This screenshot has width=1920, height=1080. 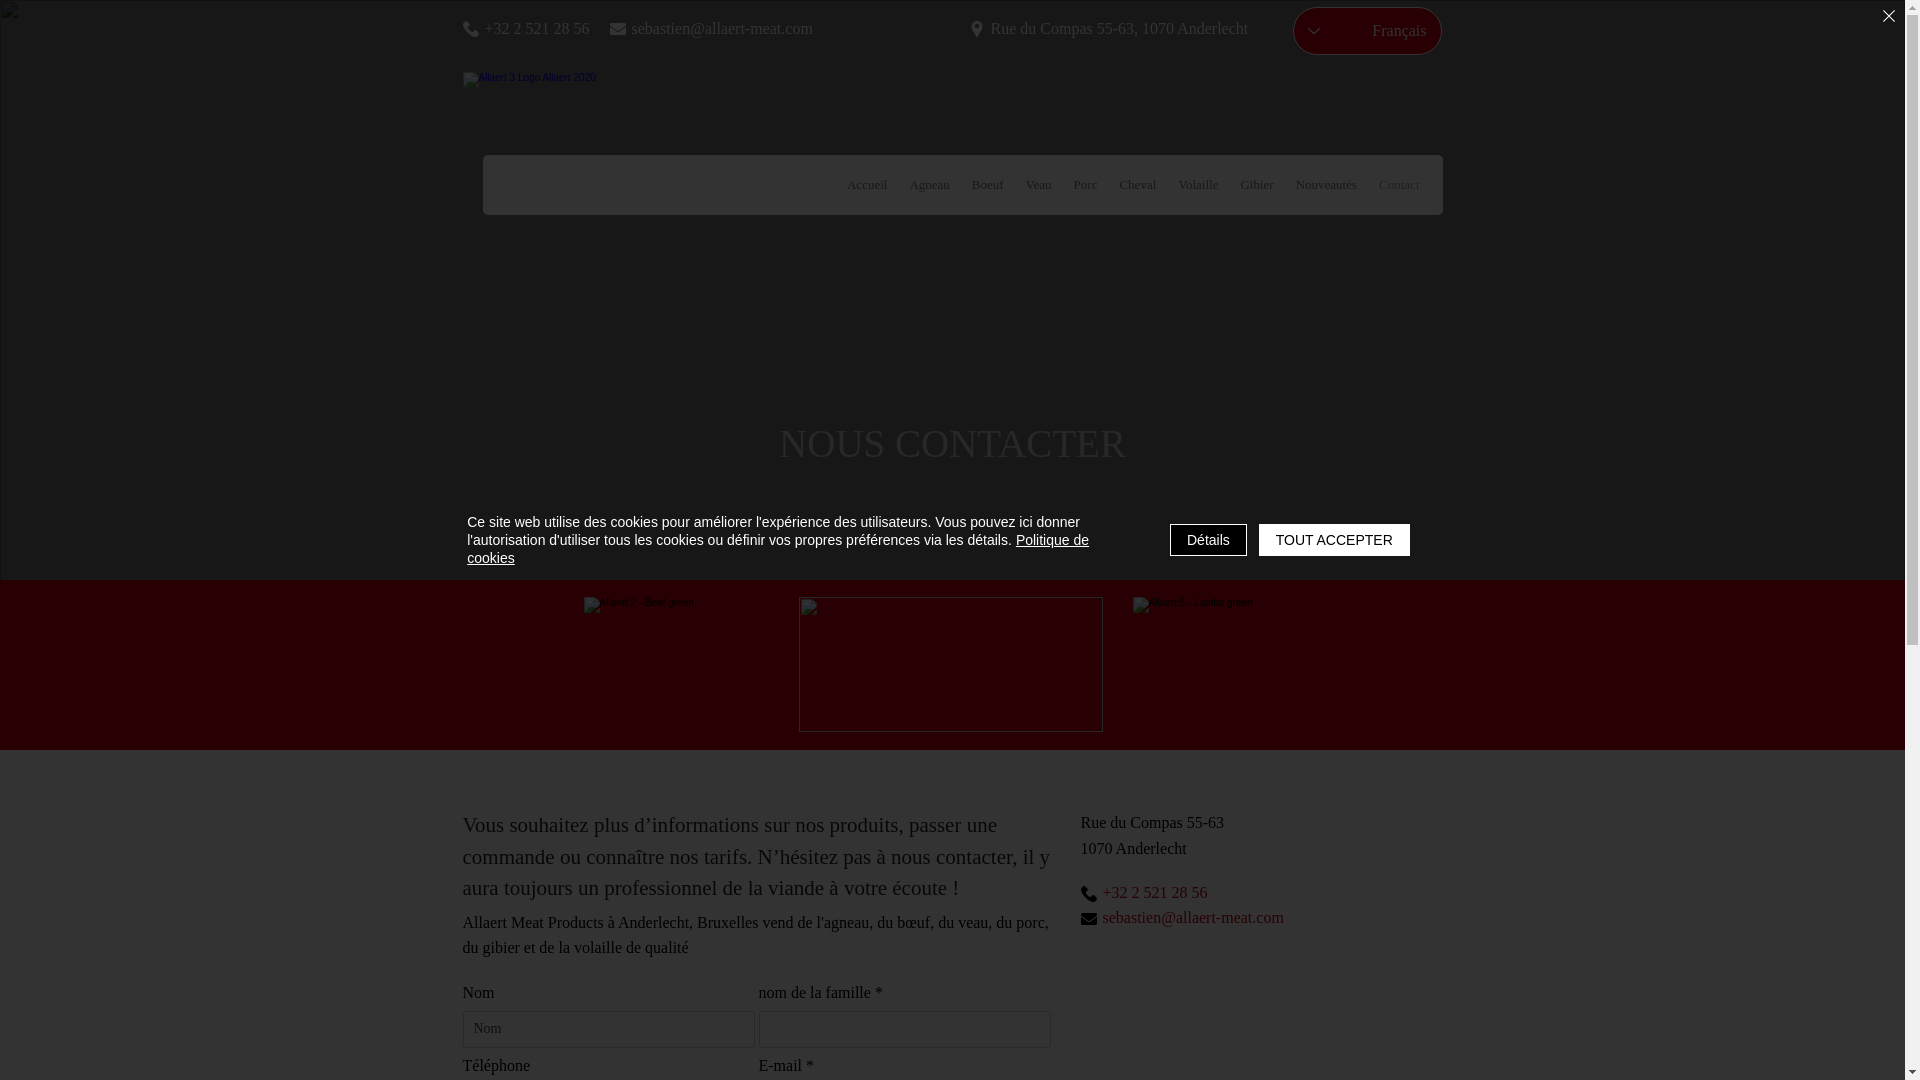 I want to click on 'Boeuf', so click(x=988, y=185).